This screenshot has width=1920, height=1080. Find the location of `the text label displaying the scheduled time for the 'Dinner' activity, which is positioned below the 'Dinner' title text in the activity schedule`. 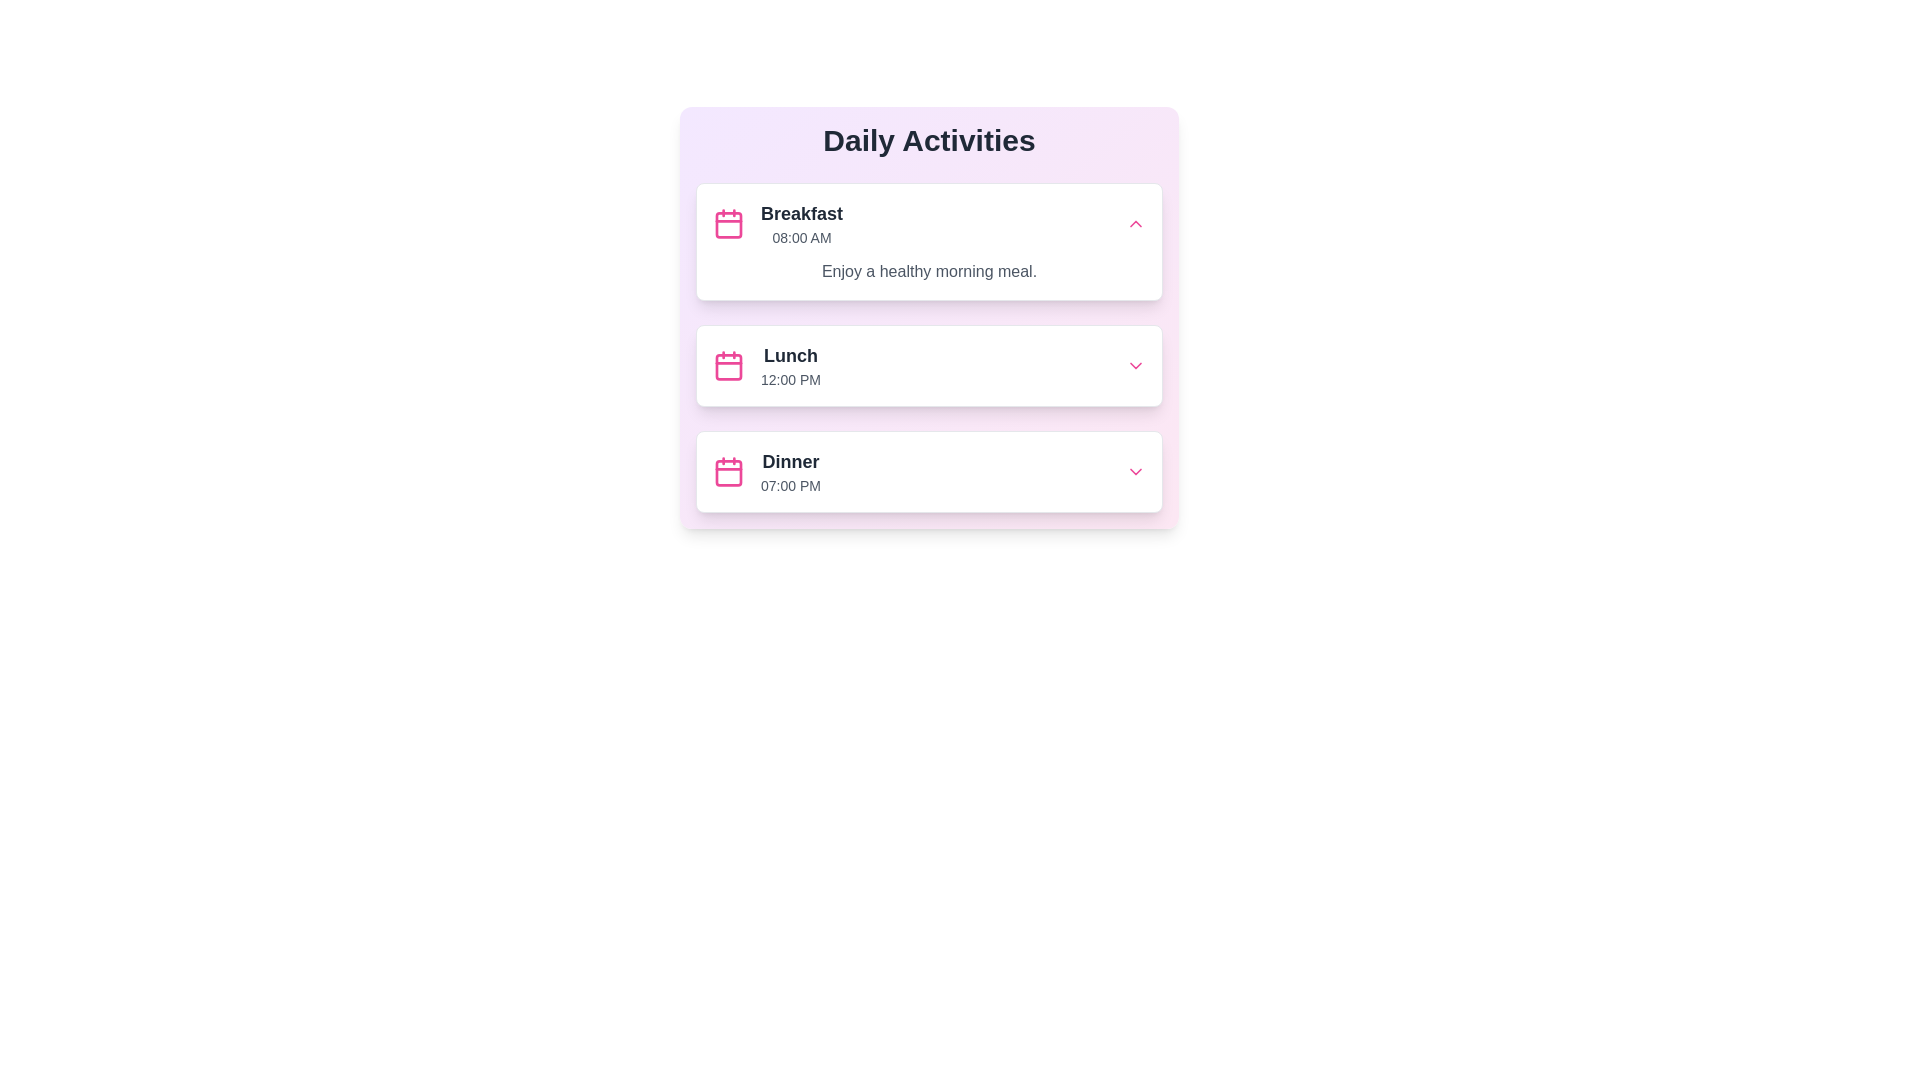

the text label displaying the scheduled time for the 'Dinner' activity, which is positioned below the 'Dinner' title text in the activity schedule is located at coordinates (790, 486).